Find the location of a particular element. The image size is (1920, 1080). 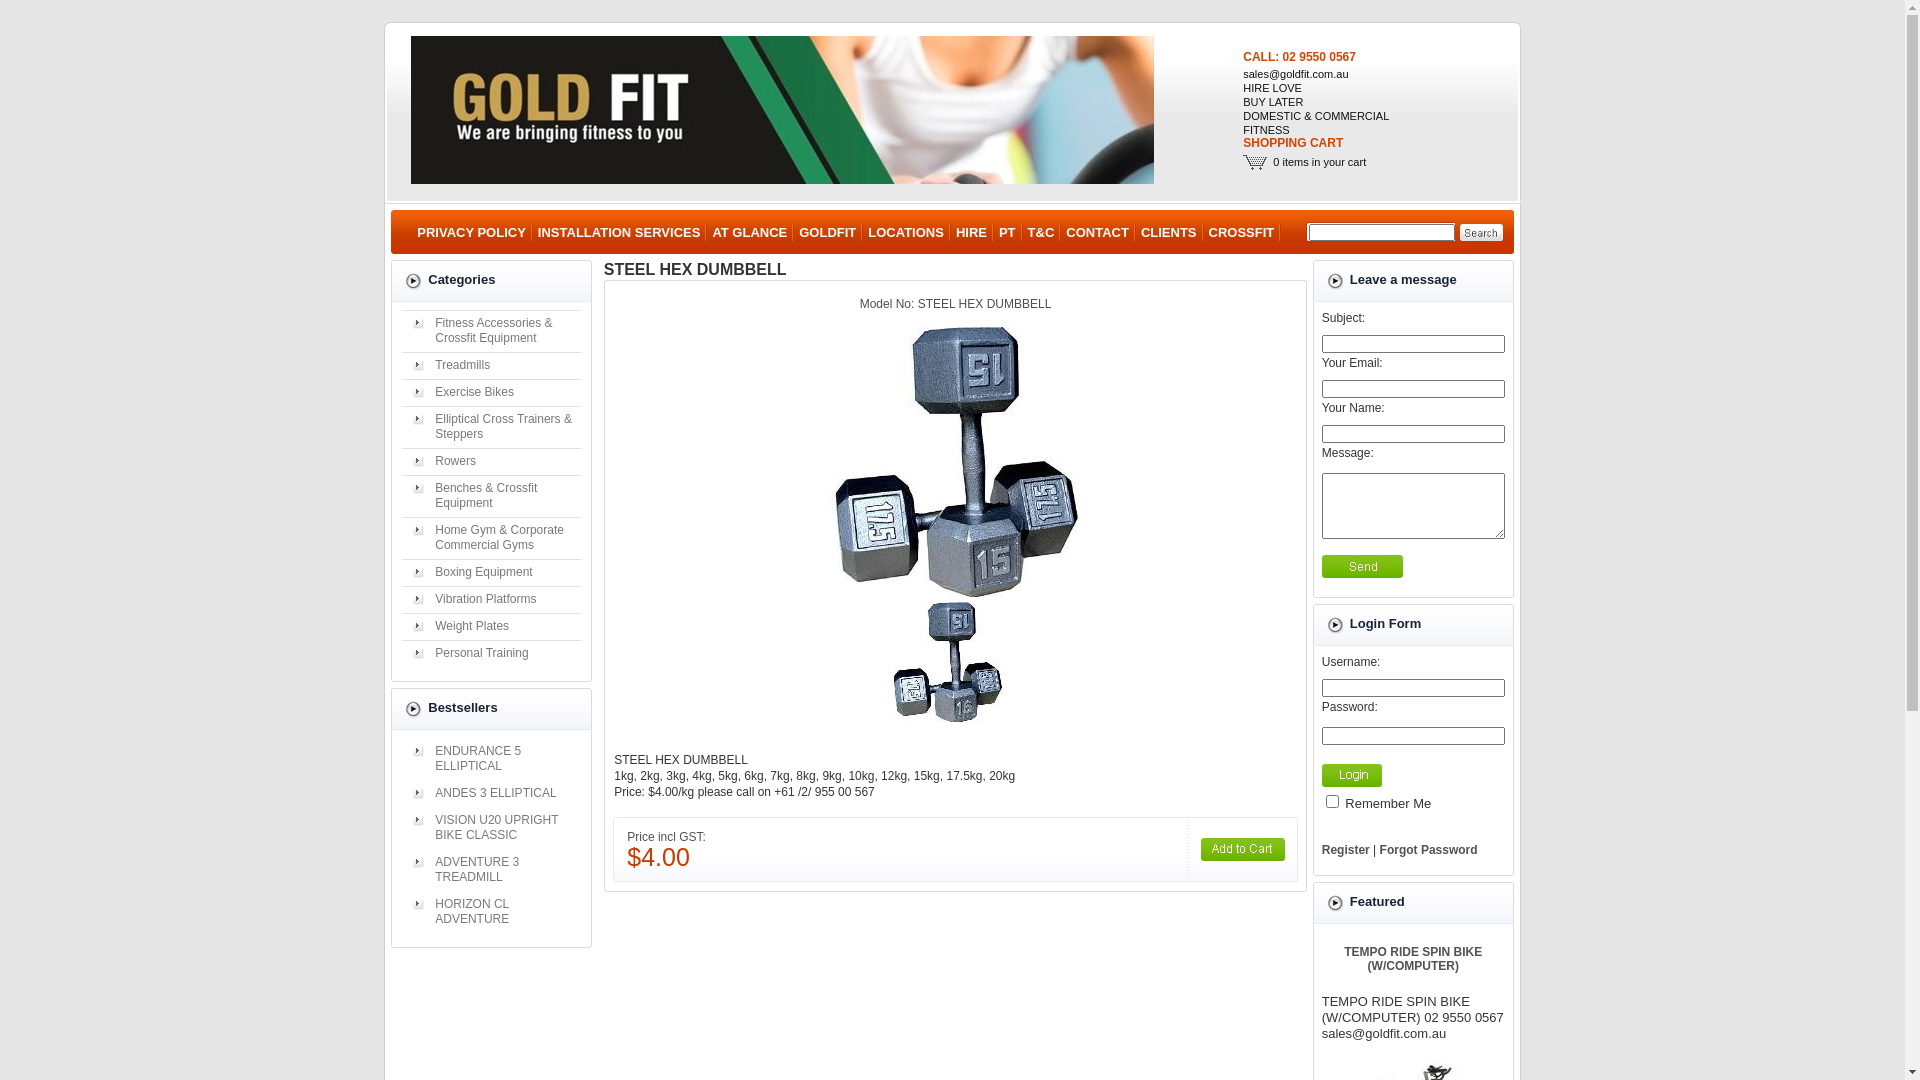

'Send' is located at coordinates (1361, 566).